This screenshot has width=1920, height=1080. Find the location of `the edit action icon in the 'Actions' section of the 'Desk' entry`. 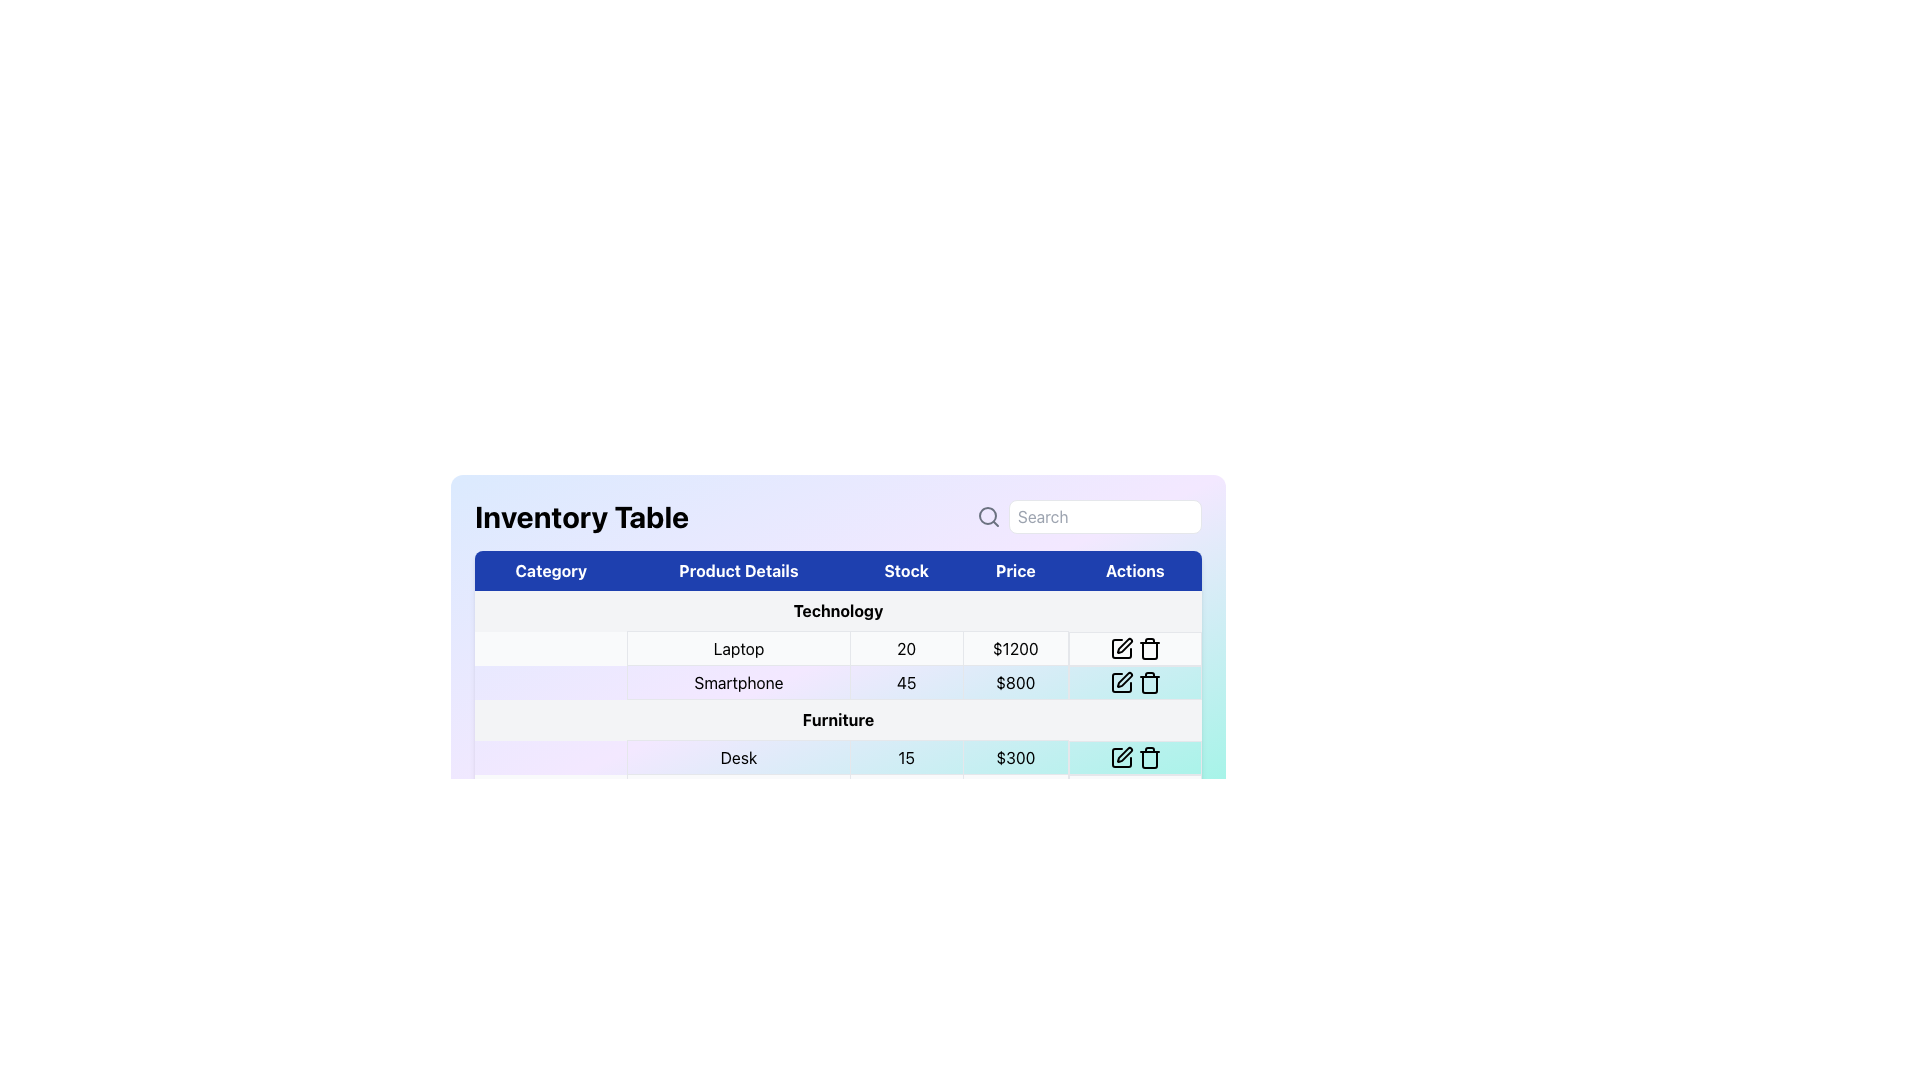

the edit action icon in the 'Actions' section of the 'Desk' entry is located at coordinates (1121, 757).